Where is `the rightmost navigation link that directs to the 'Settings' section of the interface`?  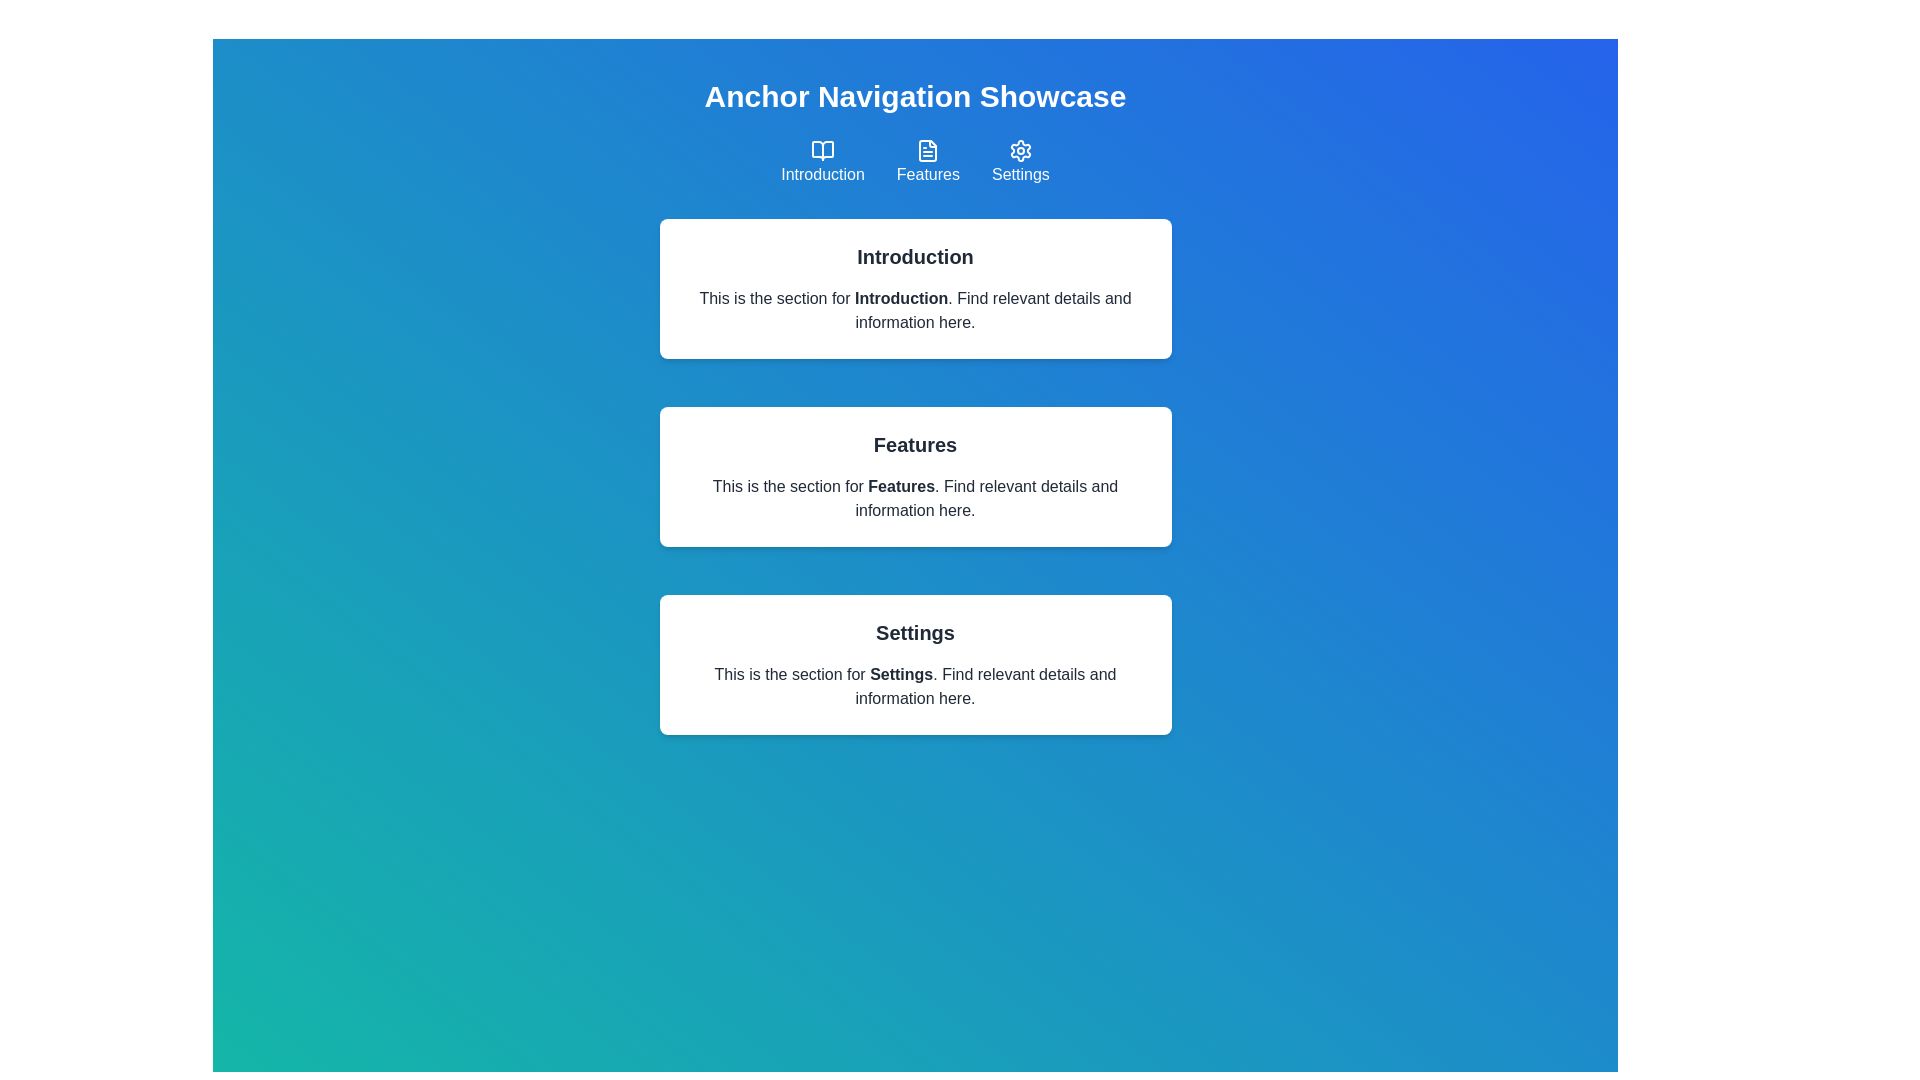
the rightmost navigation link that directs to the 'Settings' section of the interface is located at coordinates (1020, 161).